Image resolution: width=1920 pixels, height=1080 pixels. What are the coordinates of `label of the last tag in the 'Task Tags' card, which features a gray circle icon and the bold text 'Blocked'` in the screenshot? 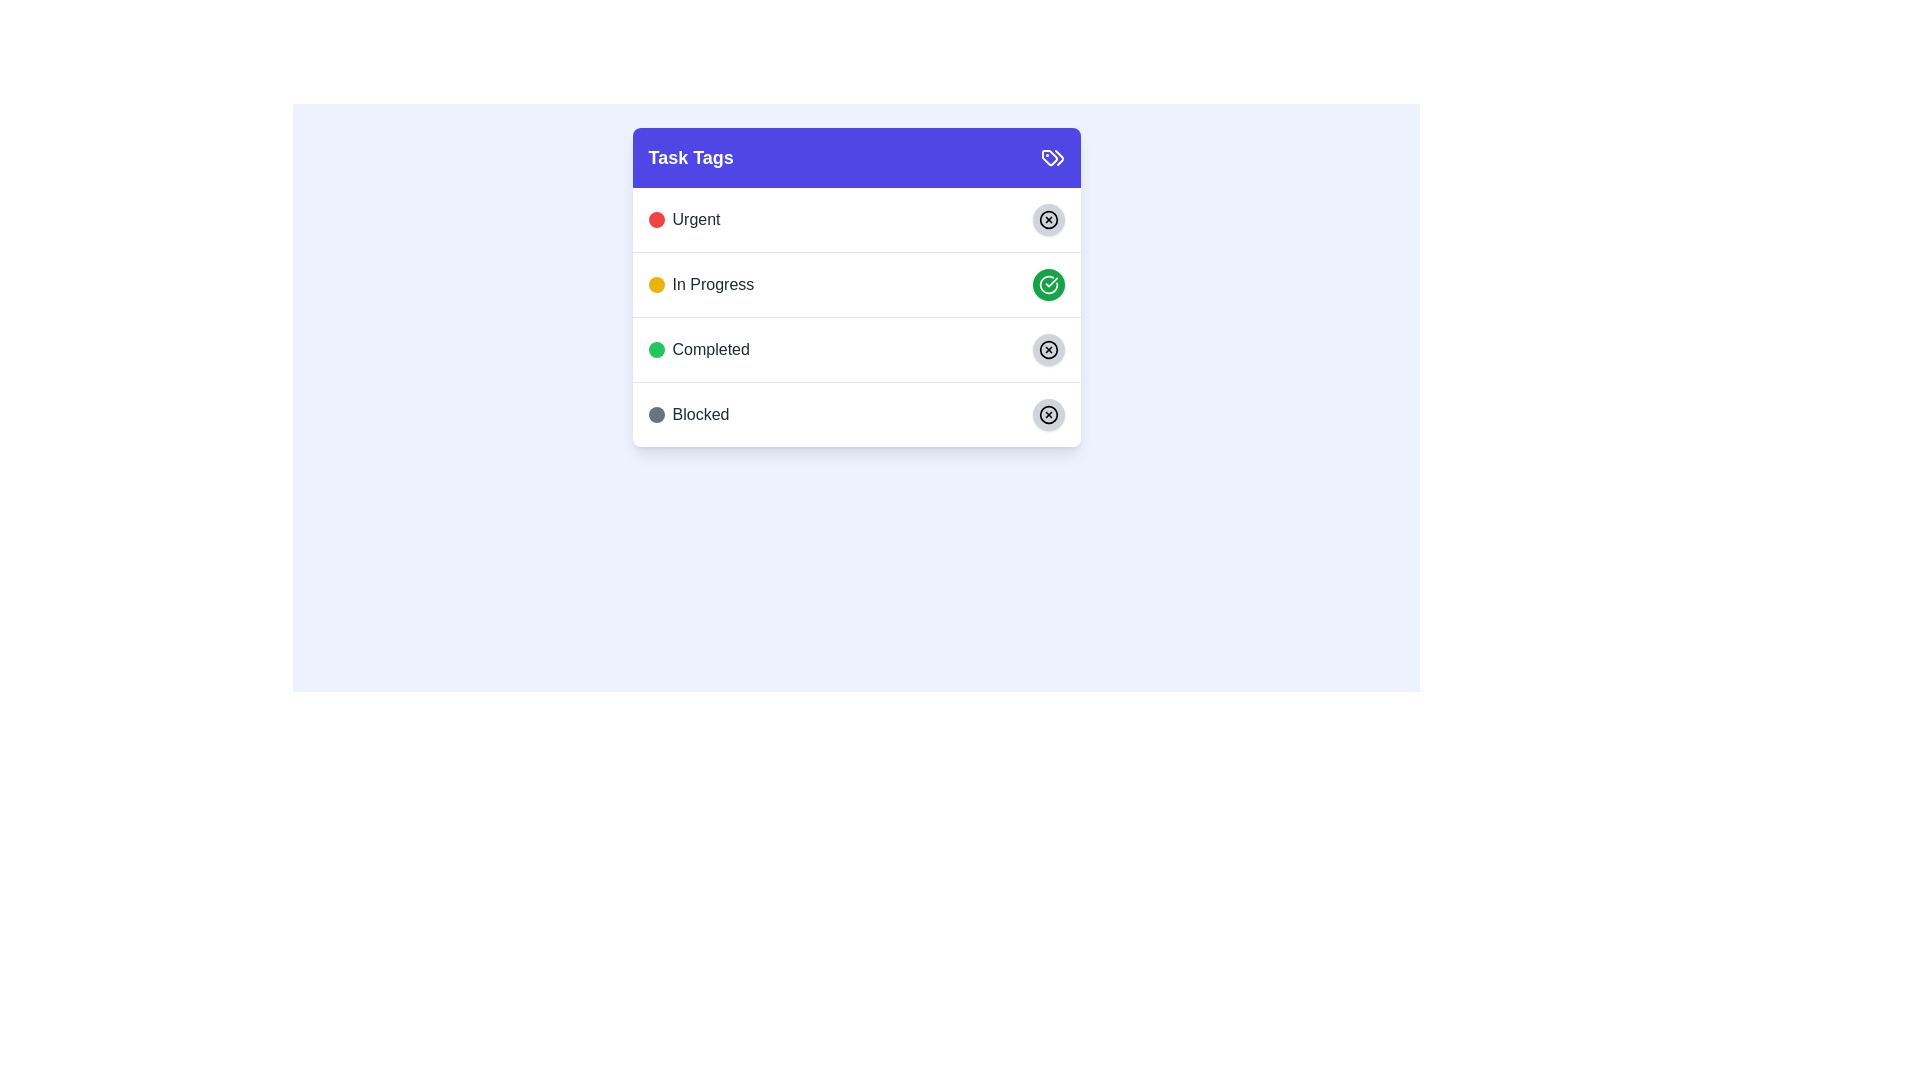 It's located at (688, 414).